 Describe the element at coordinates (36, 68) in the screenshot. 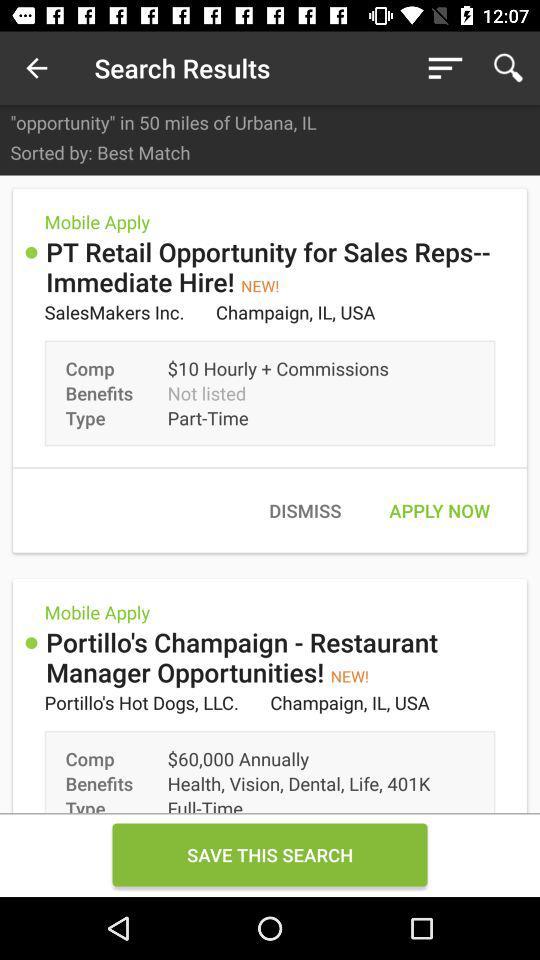

I see `the item above the opportunity in 50 item` at that location.